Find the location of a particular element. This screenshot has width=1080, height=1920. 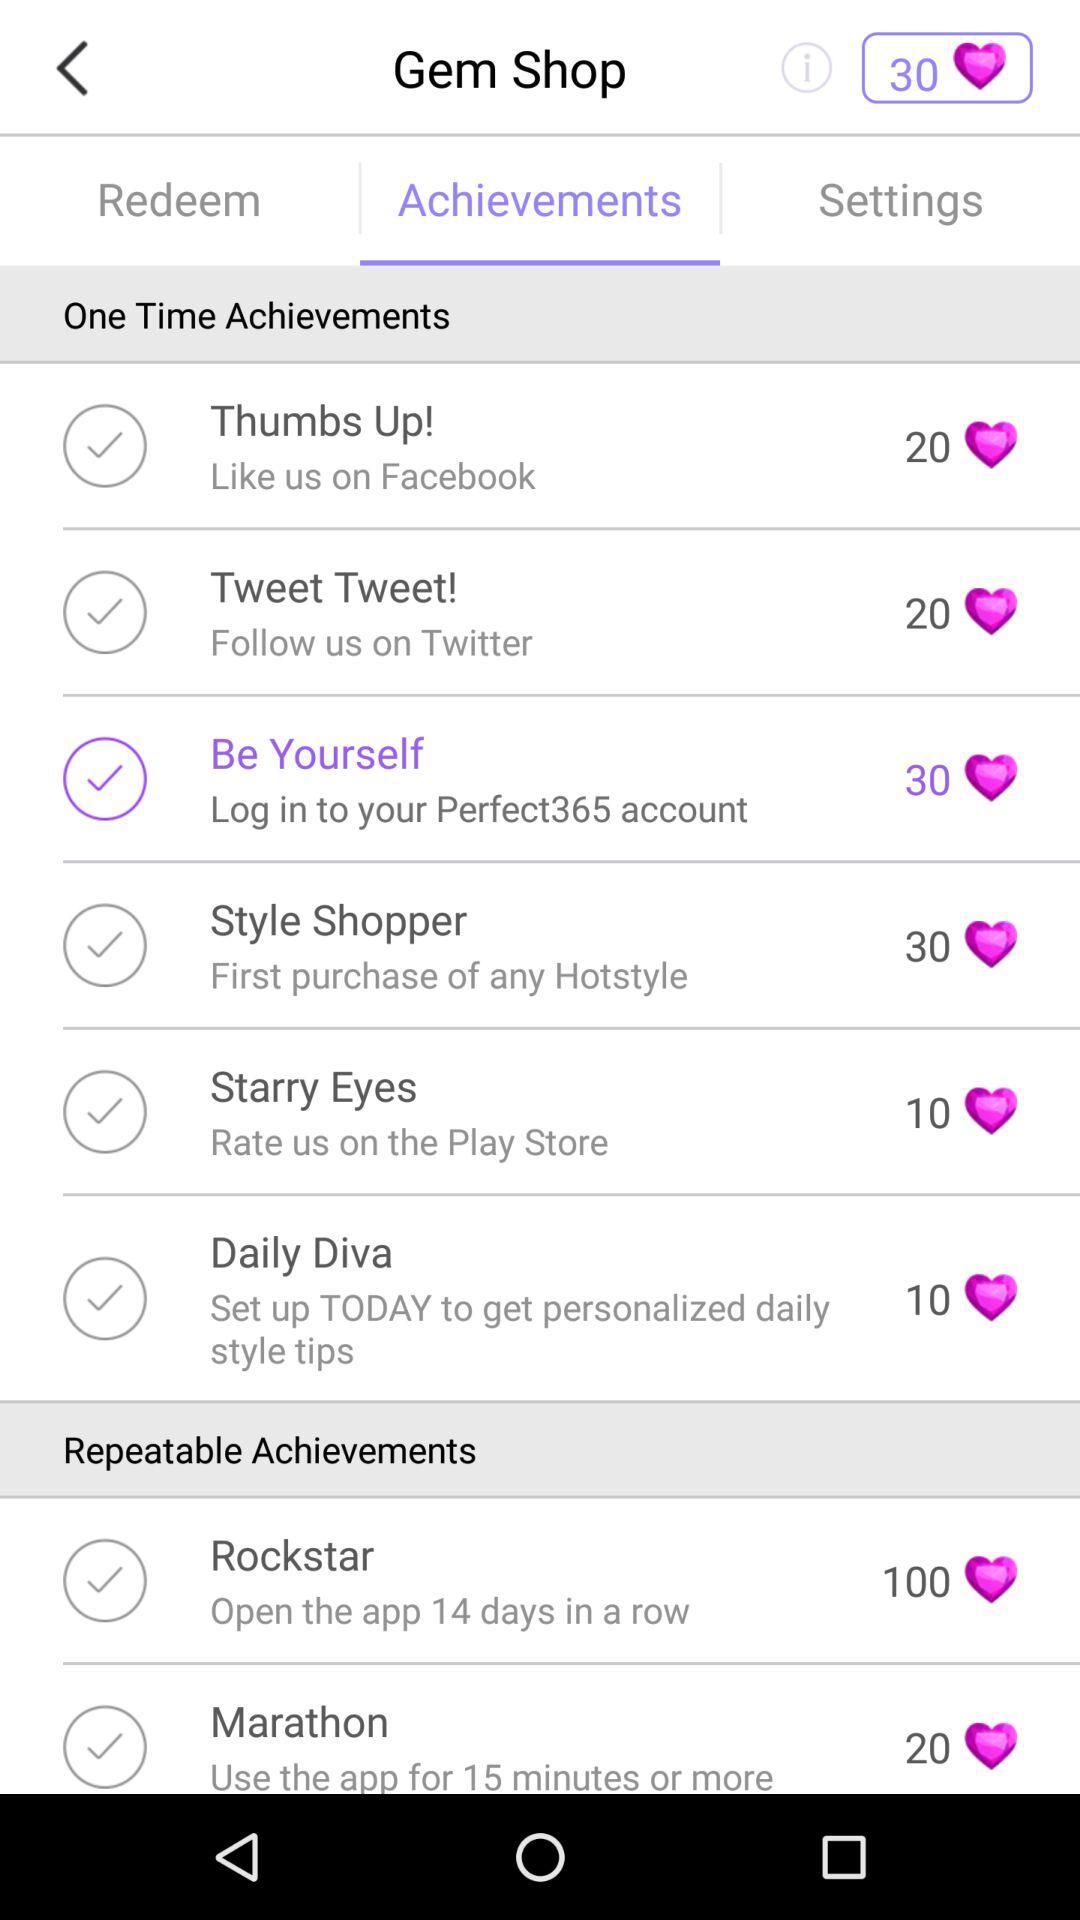

the item to the left of 20 icon is located at coordinates (321, 418).